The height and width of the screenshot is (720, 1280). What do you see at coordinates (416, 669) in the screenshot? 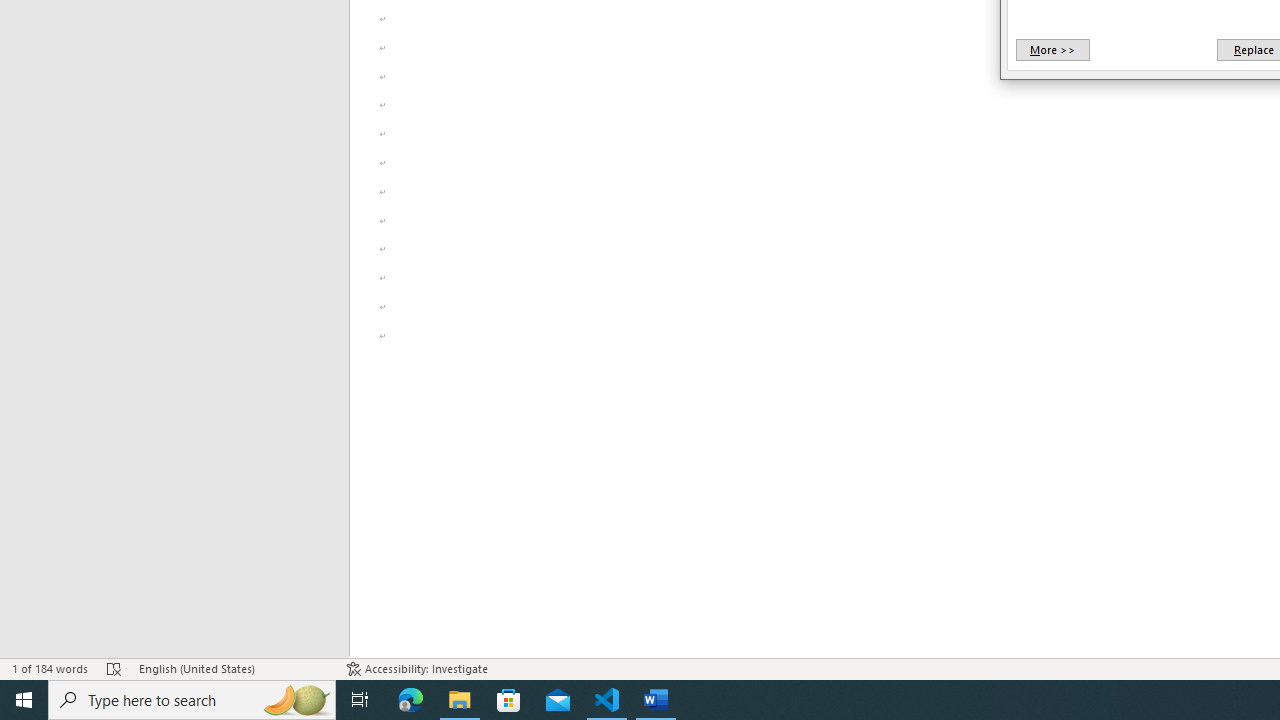
I see `'Accessibility Checker Accessibility: Investigate'` at bounding box center [416, 669].